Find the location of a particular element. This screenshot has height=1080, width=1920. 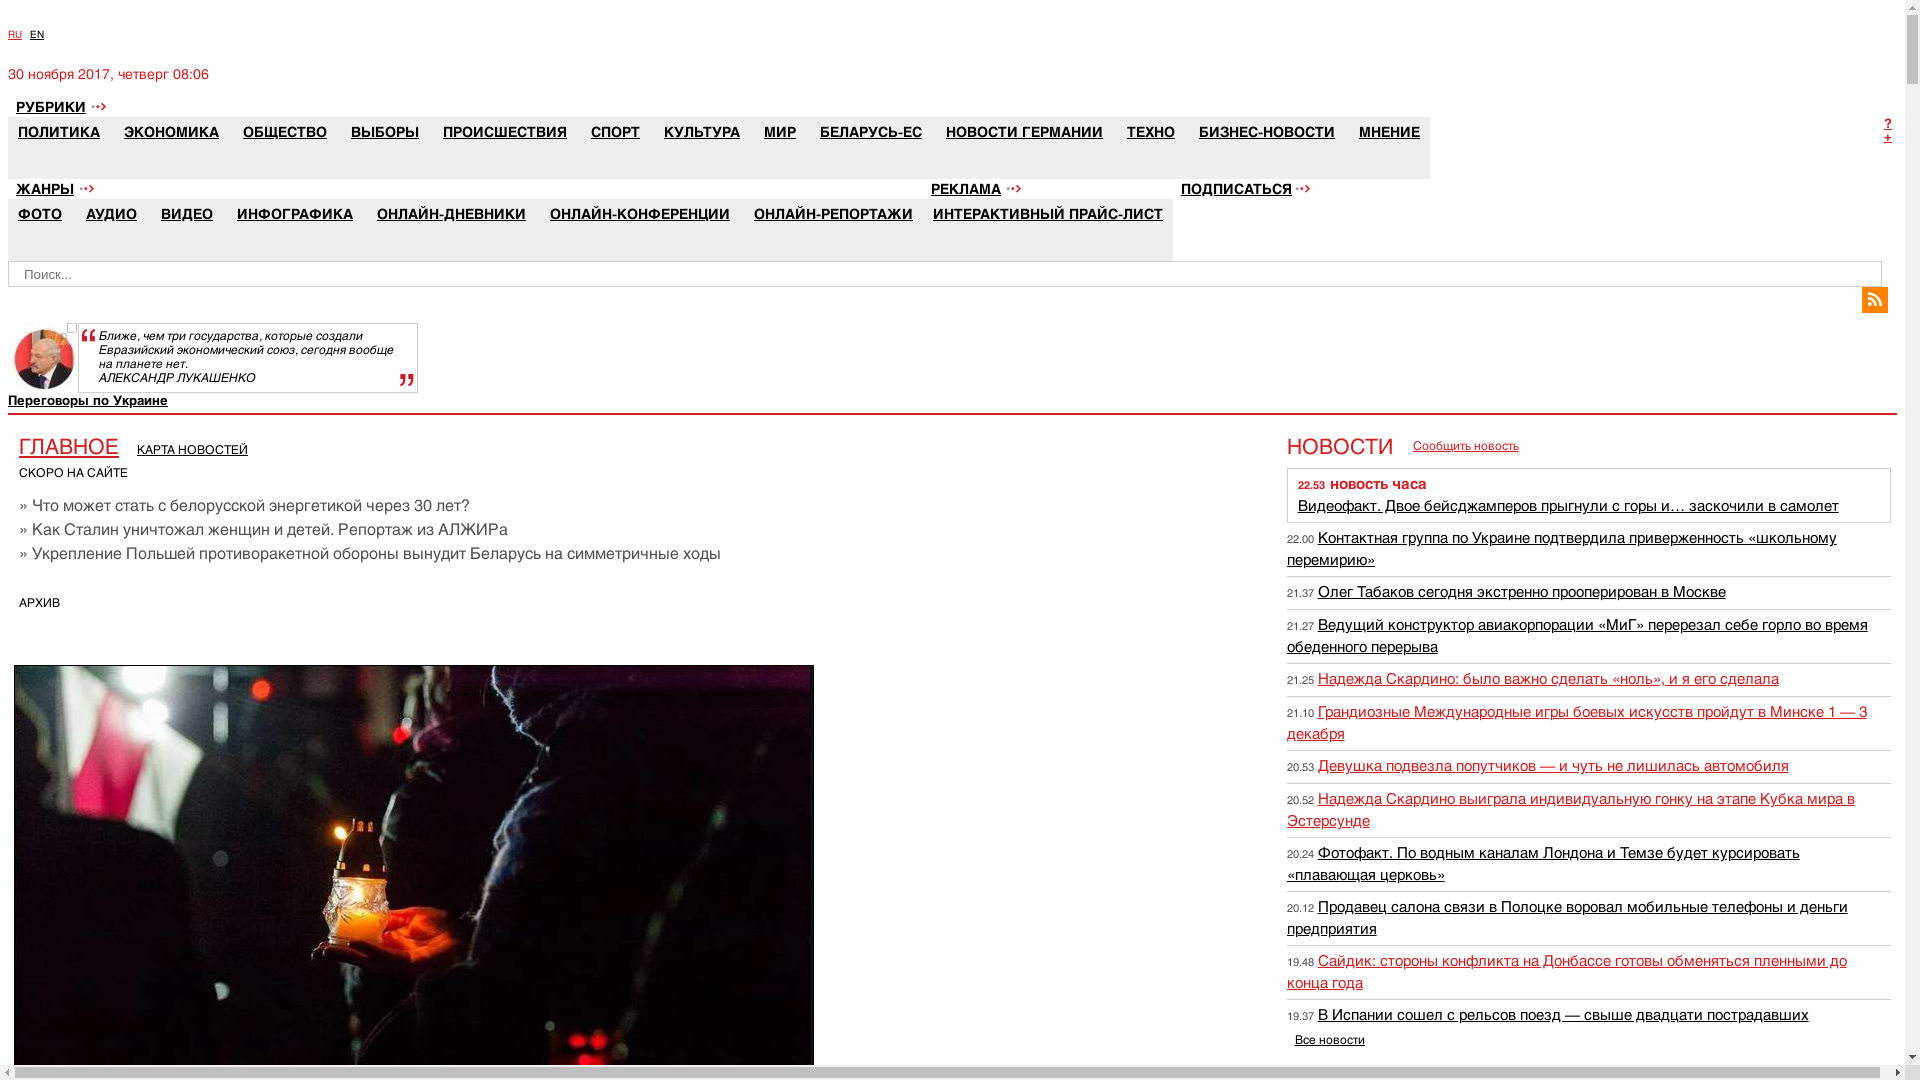

'RU' is located at coordinates (8, 34).